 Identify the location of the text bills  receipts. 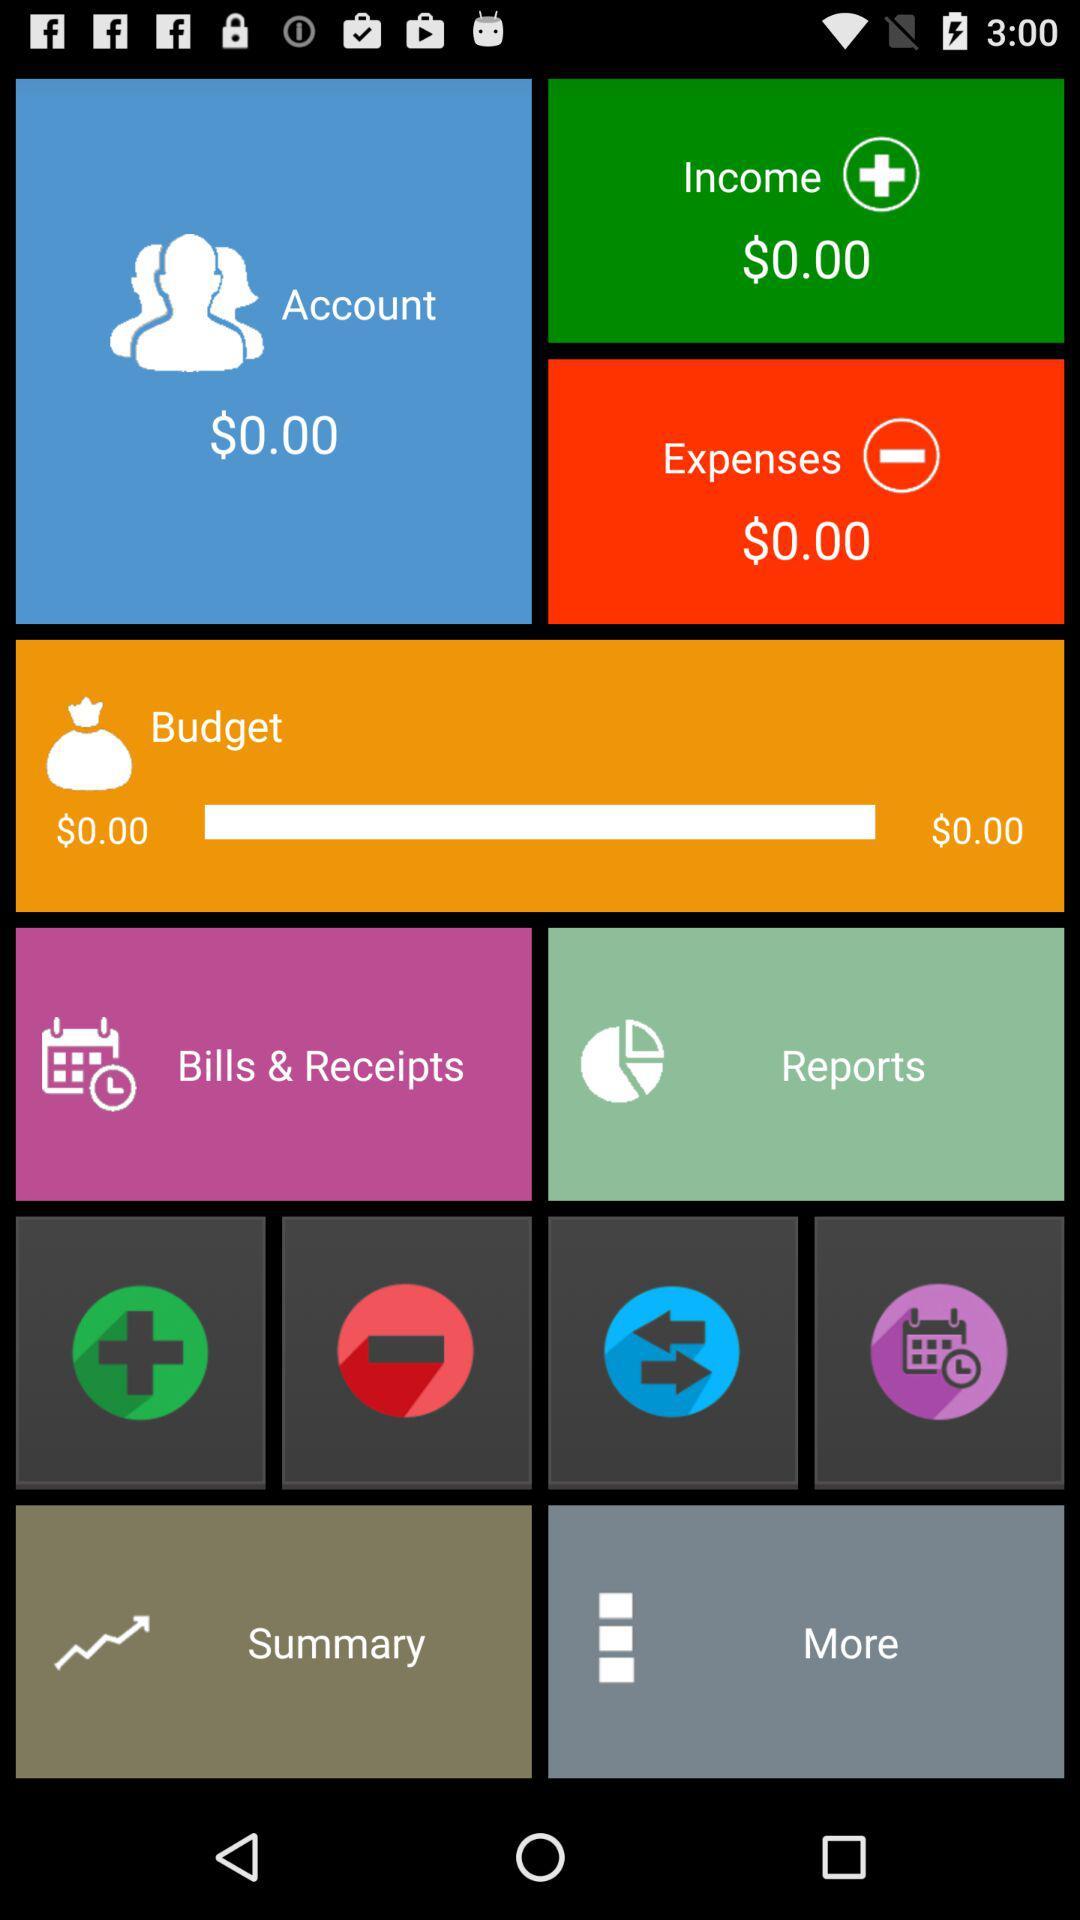
(273, 1063).